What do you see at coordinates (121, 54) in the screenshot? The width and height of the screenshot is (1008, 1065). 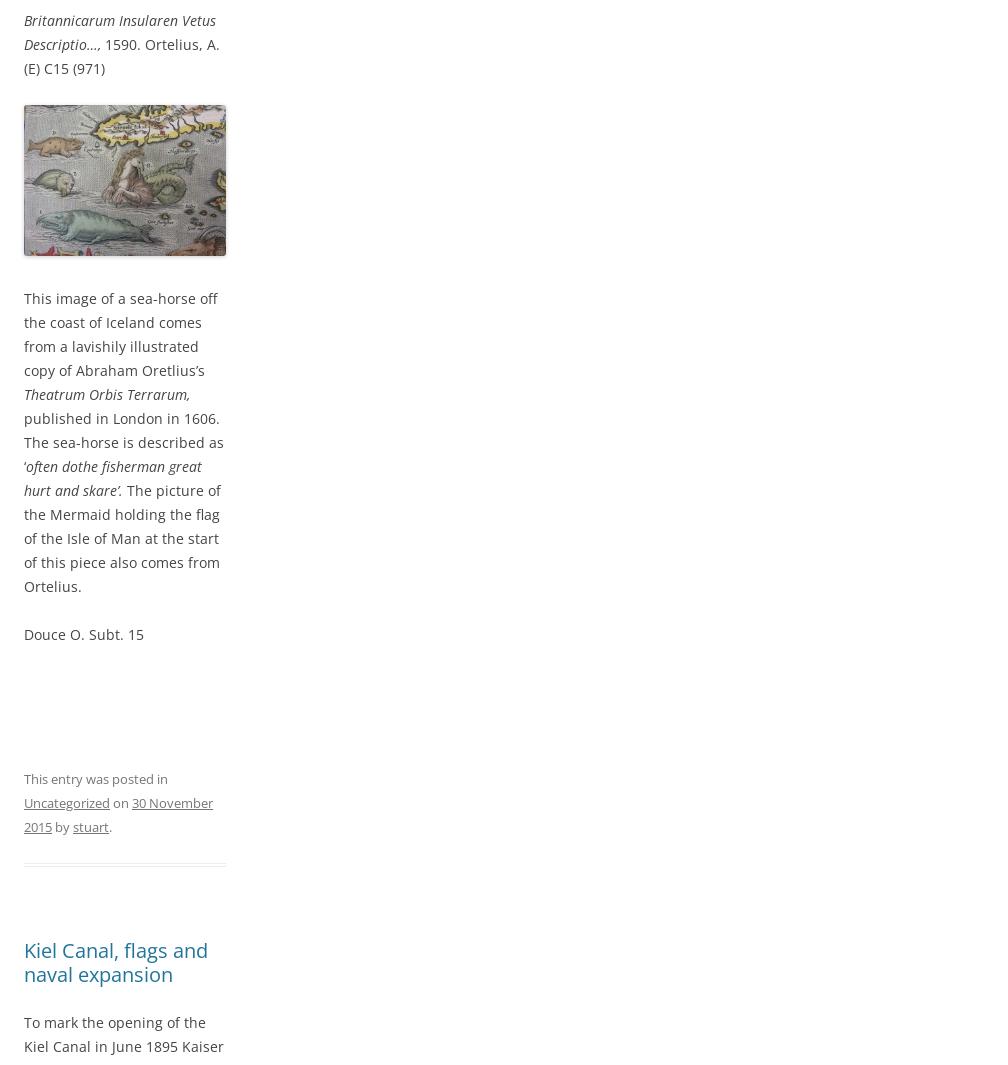 I see `'1590. Ortelius, A. (E) C15 (971)'` at bounding box center [121, 54].